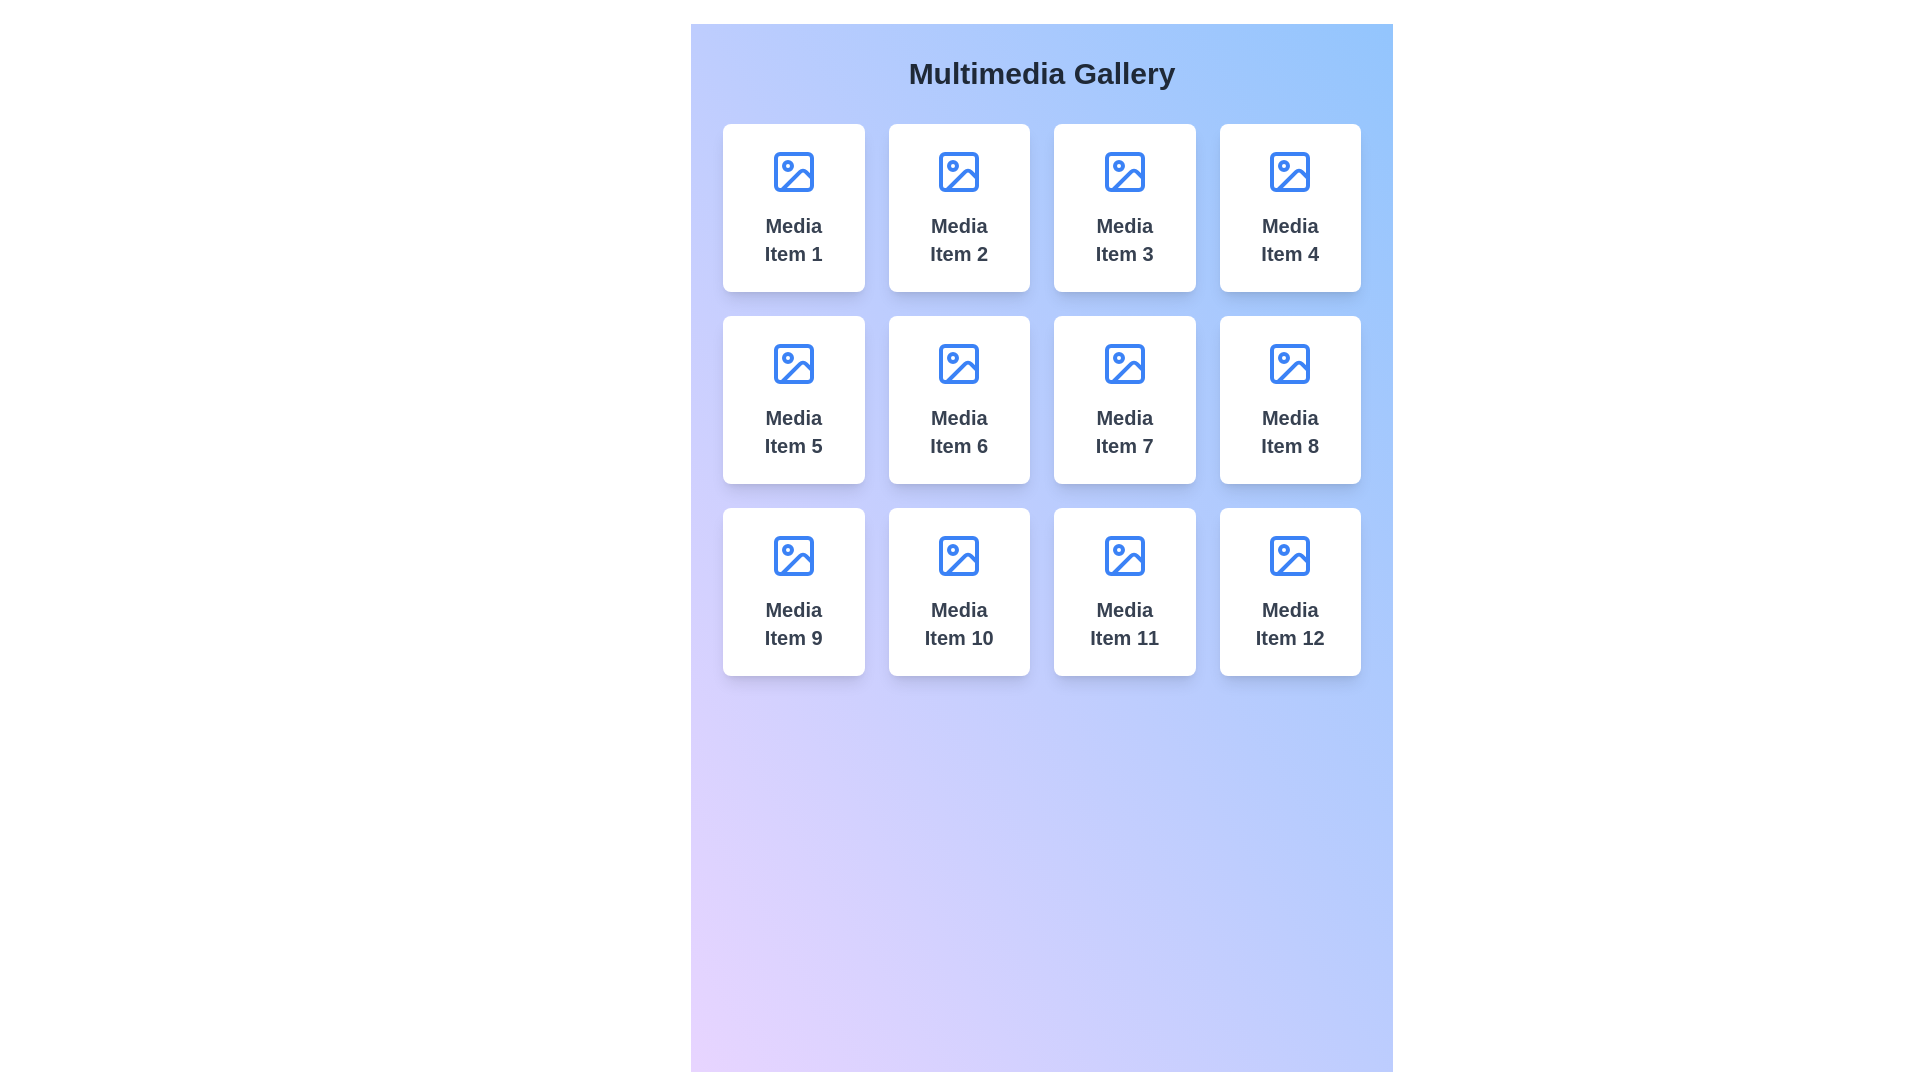 This screenshot has height=1080, width=1920. I want to click on the text element that serves as a label for 'Media Item 4', which is positioned beneath the image icon in the fourth card of the top row, so click(1290, 238).